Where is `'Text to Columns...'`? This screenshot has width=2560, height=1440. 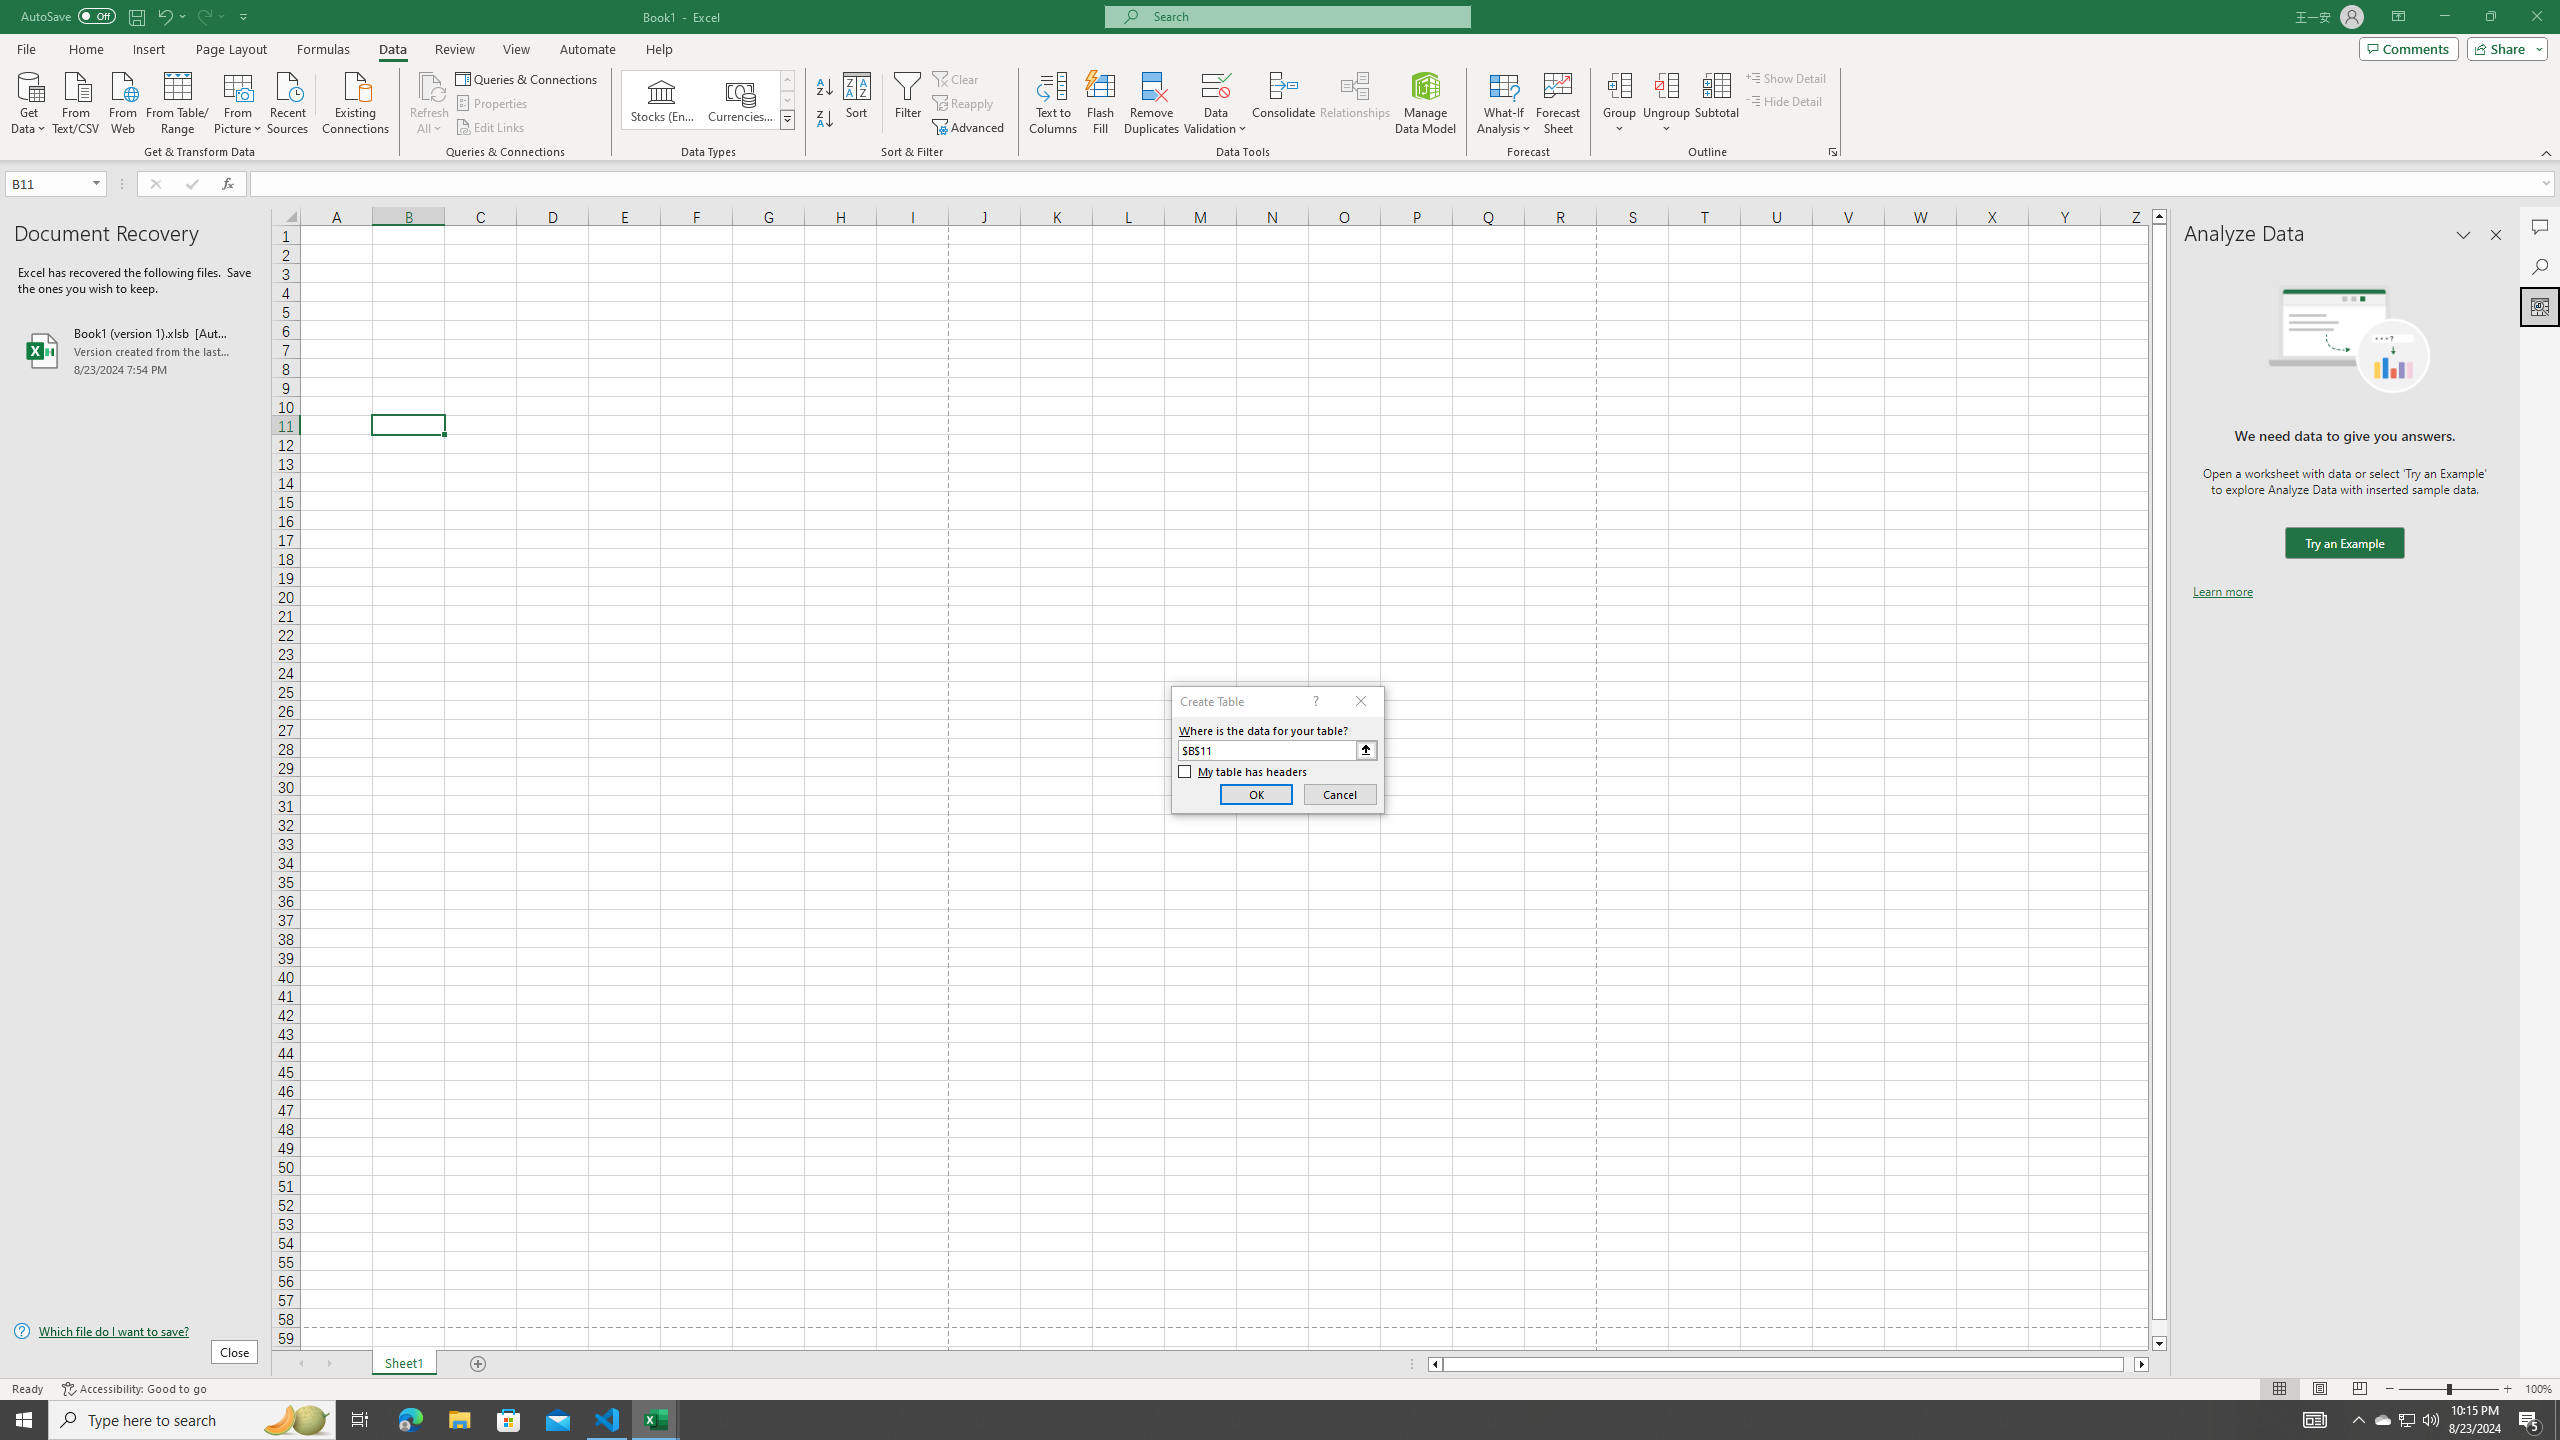
'Text to Columns...' is located at coordinates (1052, 103).